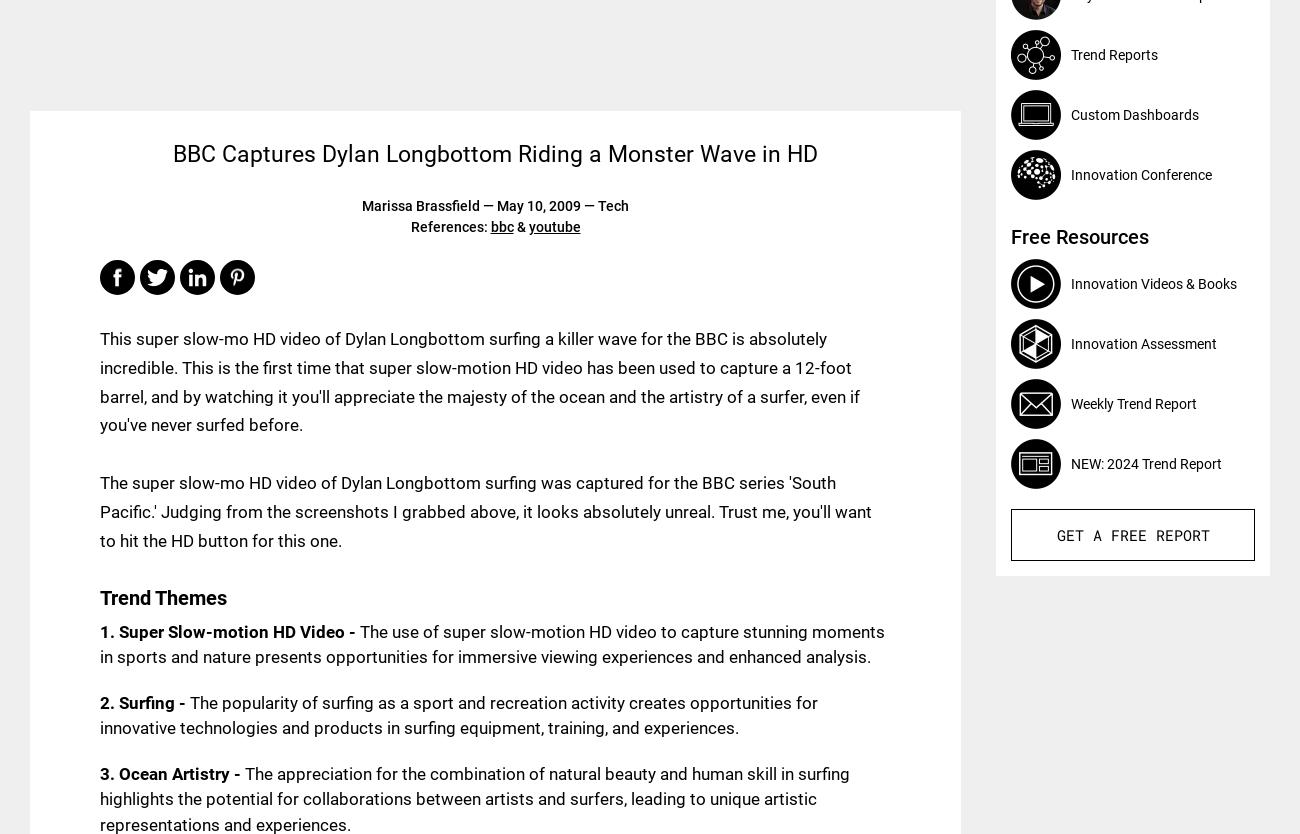 This screenshot has width=1300, height=834. Describe the element at coordinates (1070, 402) in the screenshot. I see `'Weekly Trend Report'` at that location.